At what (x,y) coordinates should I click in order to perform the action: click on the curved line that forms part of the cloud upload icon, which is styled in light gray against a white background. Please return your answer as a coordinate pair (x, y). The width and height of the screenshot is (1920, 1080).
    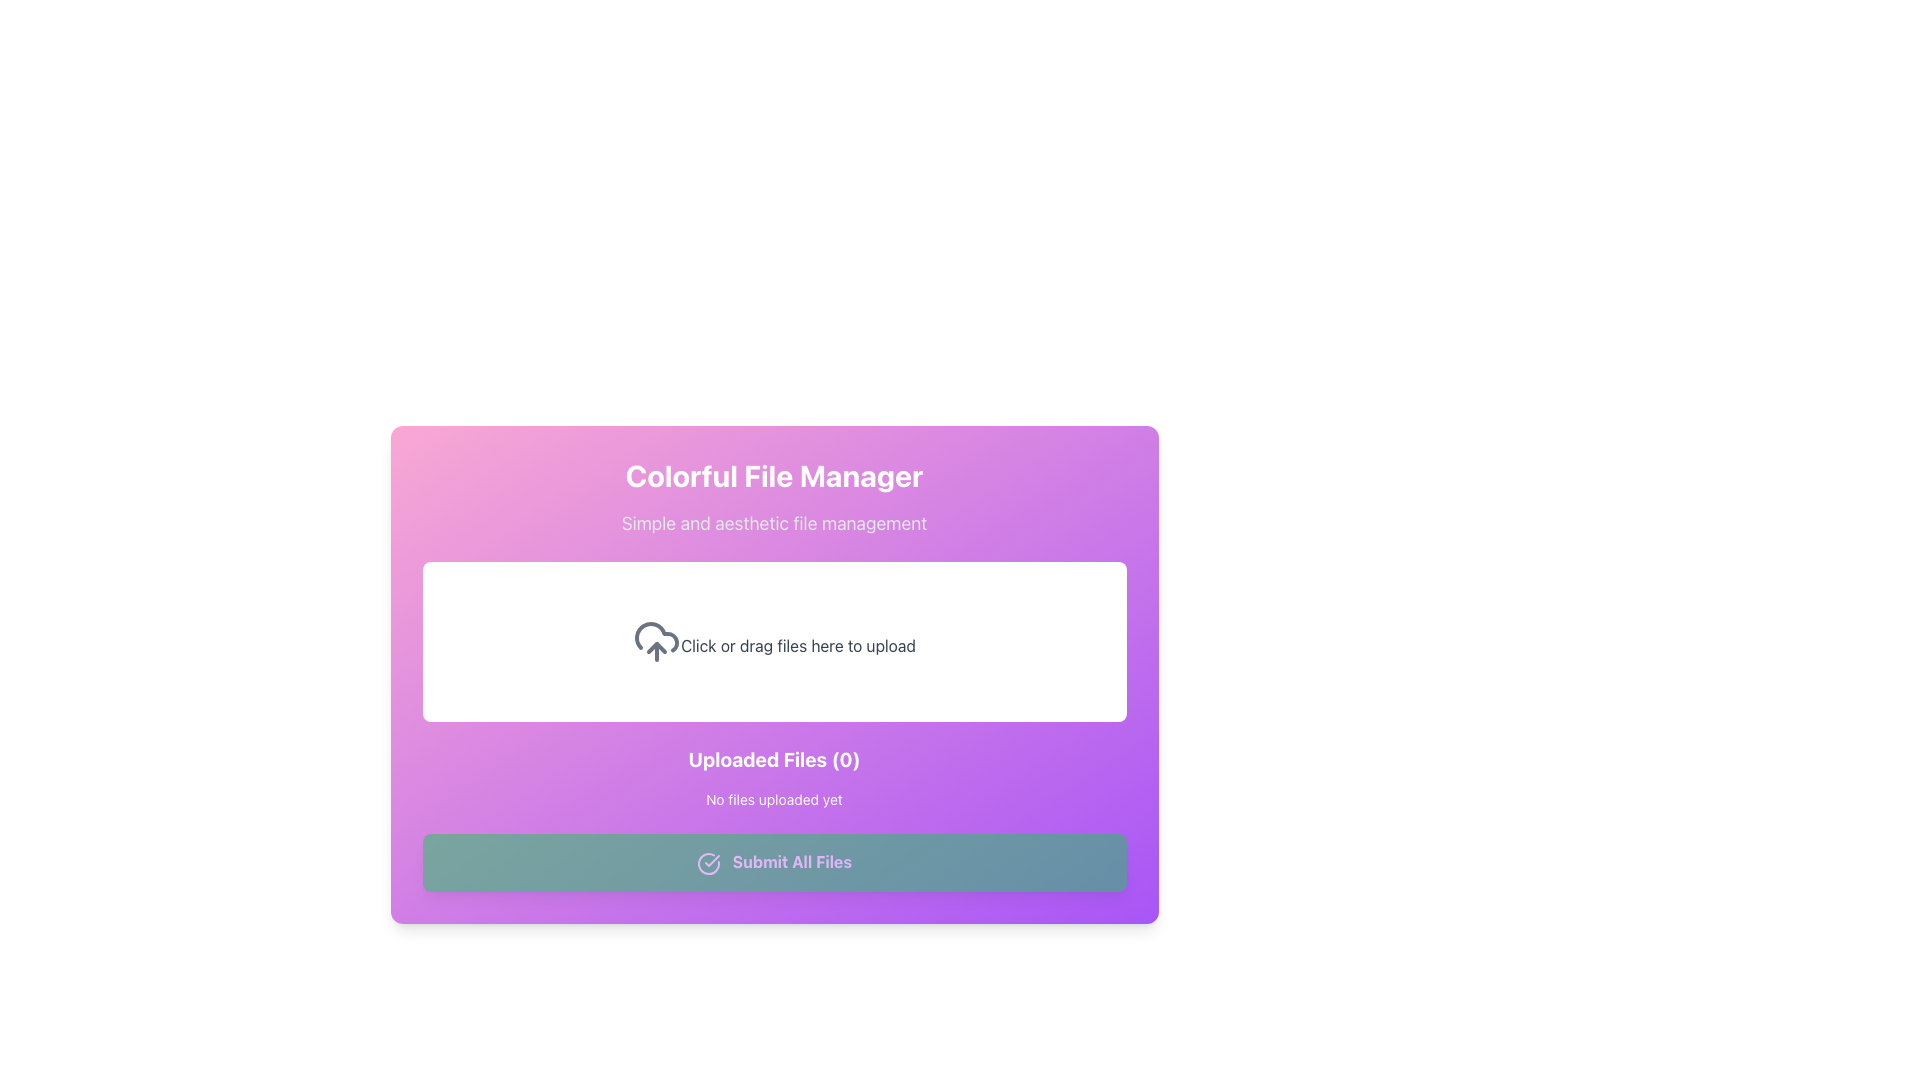
    Looking at the image, I should click on (657, 637).